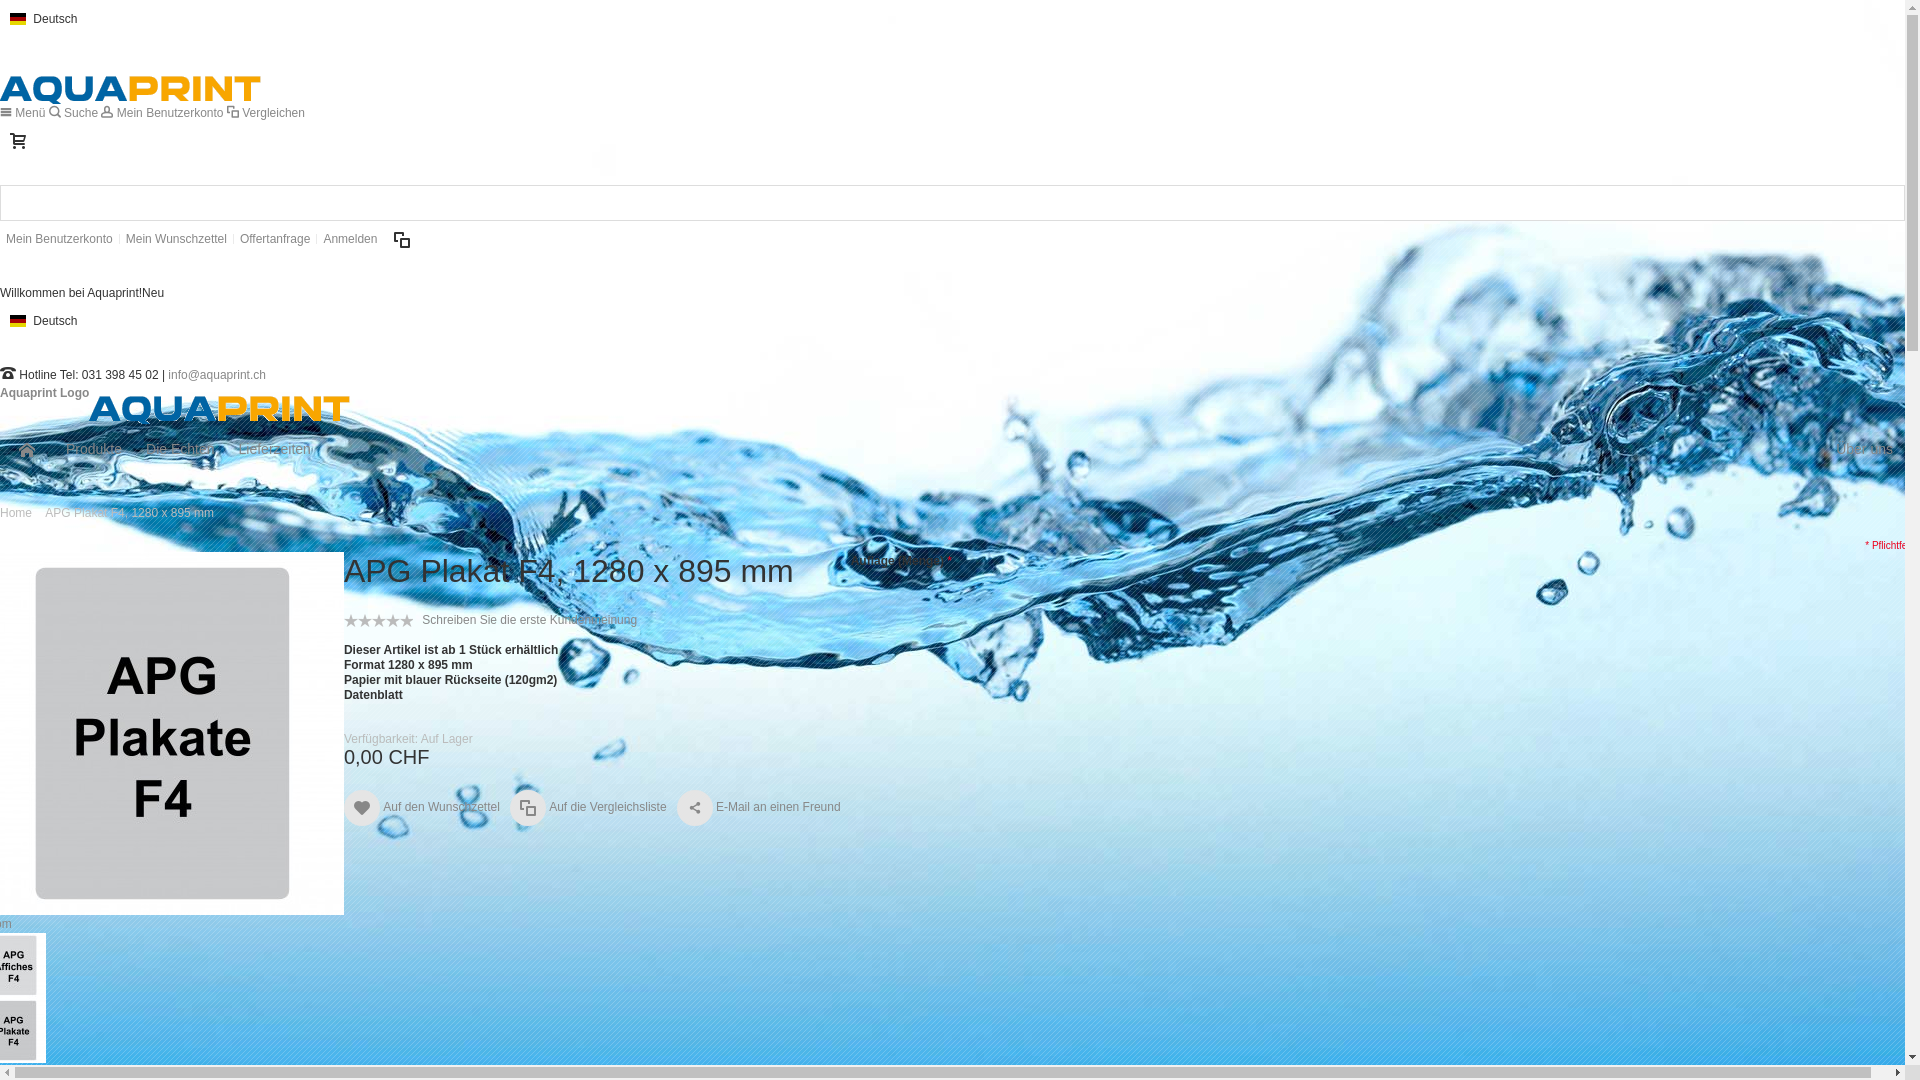 The image size is (1920, 1080). Describe the element at coordinates (93, 447) in the screenshot. I see `'Produkte'` at that location.